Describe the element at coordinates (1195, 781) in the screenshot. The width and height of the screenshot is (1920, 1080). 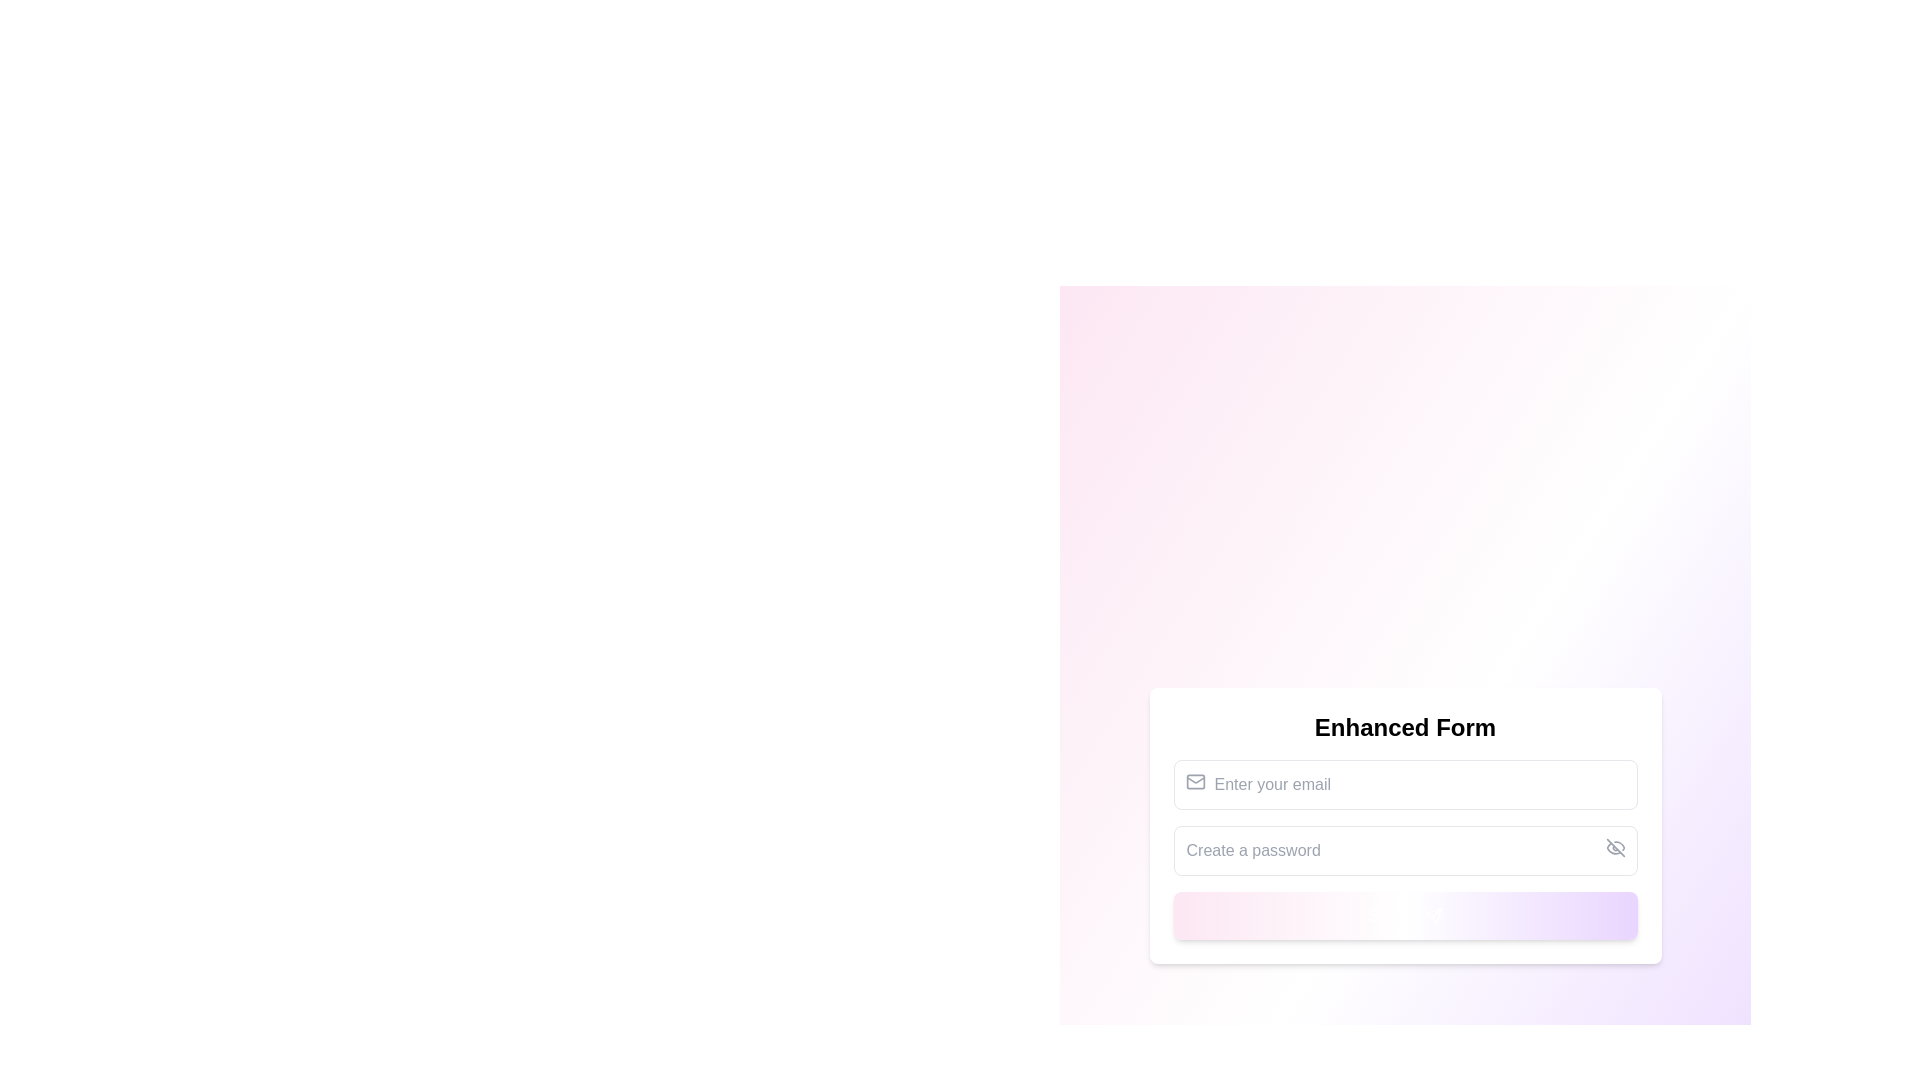
I see `the envelope icon representing the email input field, located on the left side of the input field` at that location.